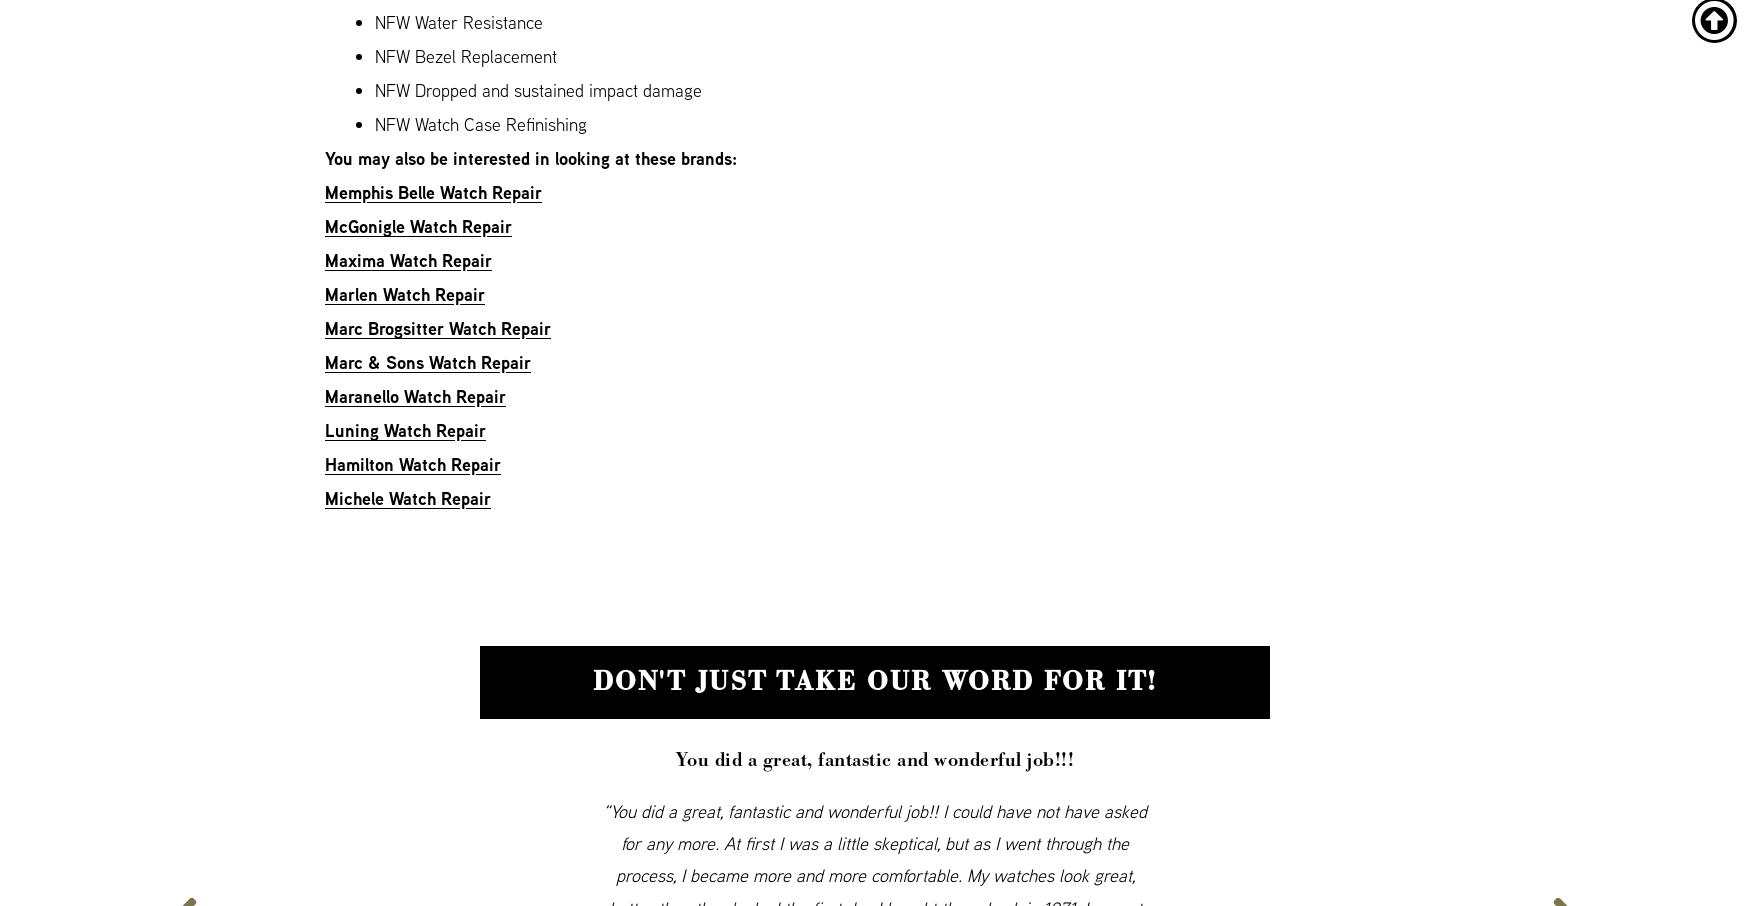 This screenshot has width=1750, height=906. What do you see at coordinates (529, 158) in the screenshot?
I see `'You may also be interested in looking at these brands:'` at bounding box center [529, 158].